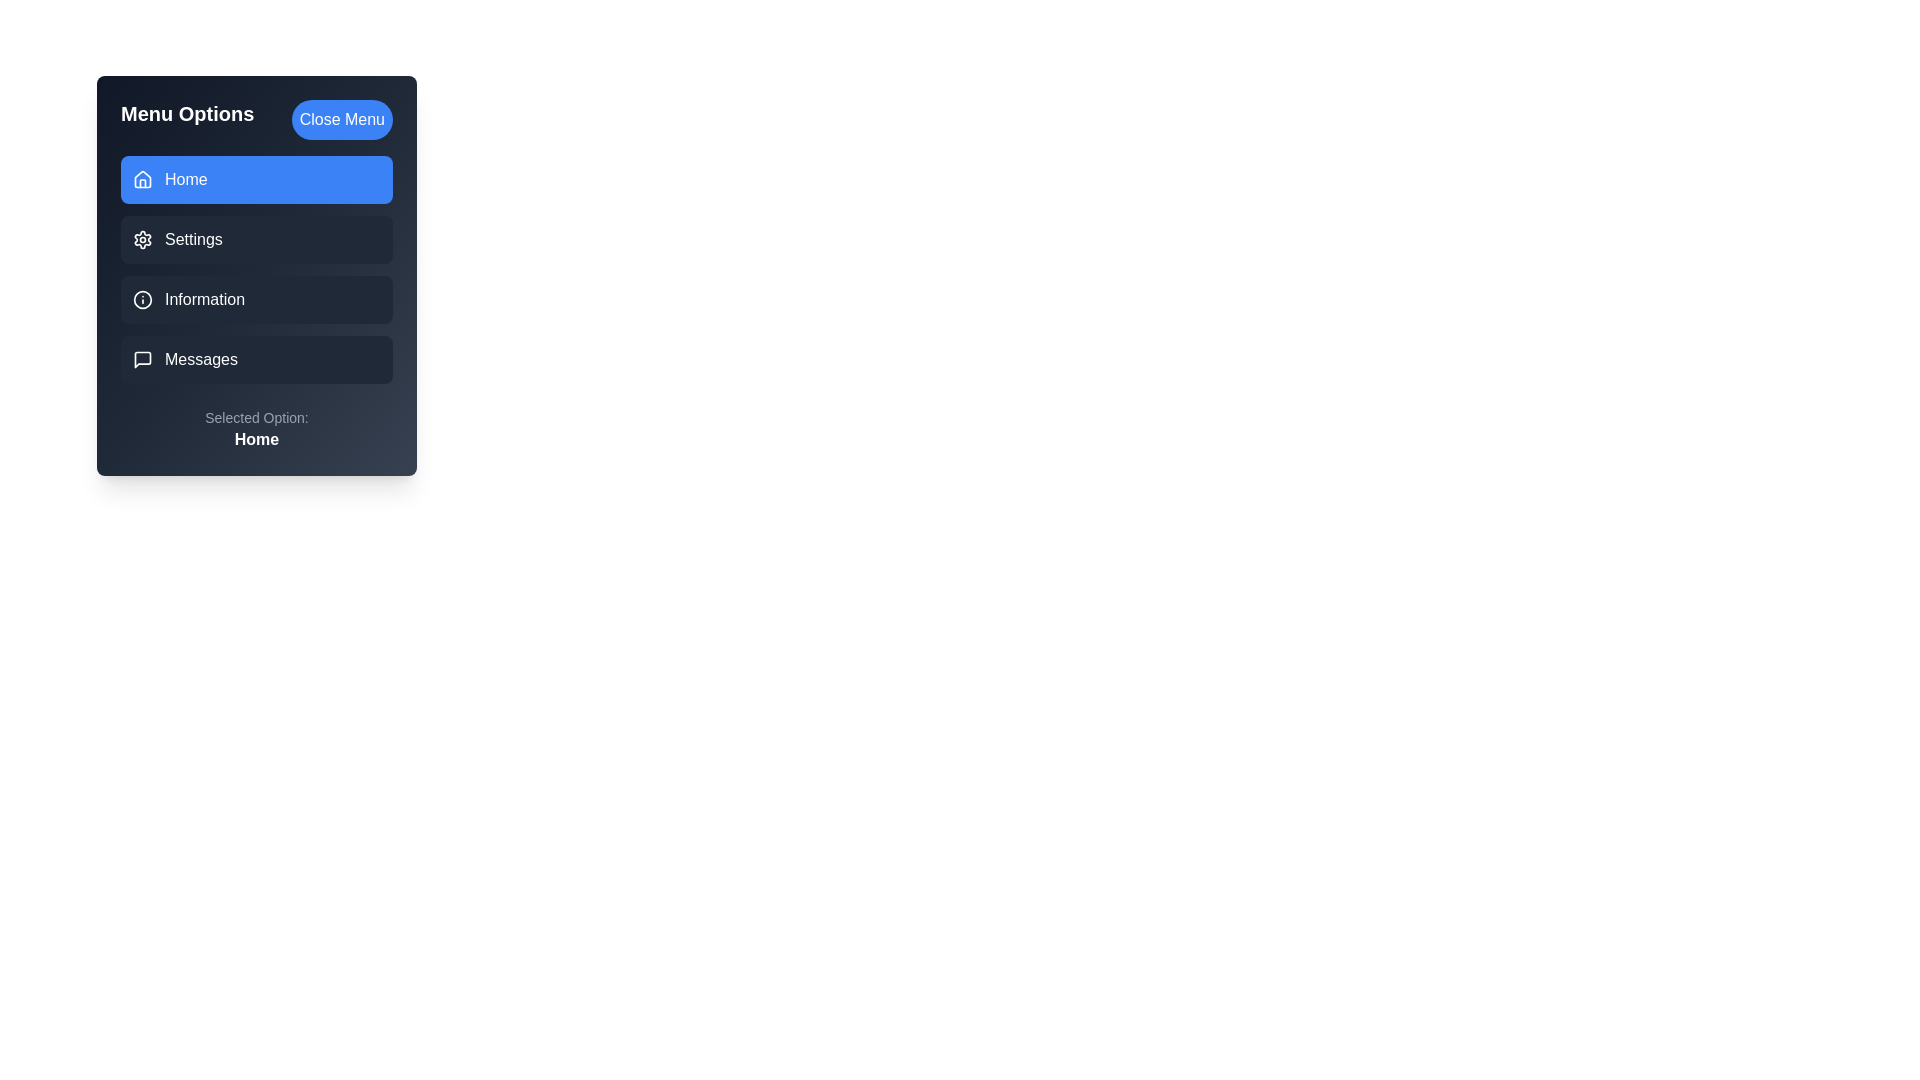 The height and width of the screenshot is (1080, 1920). What do you see at coordinates (142, 300) in the screenshot?
I see `the visual representation of the SVG-based icon graphic located at the leftmost side of the 'Information' button, which is the third entry in the vertical menu list` at bounding box center [142, 300].